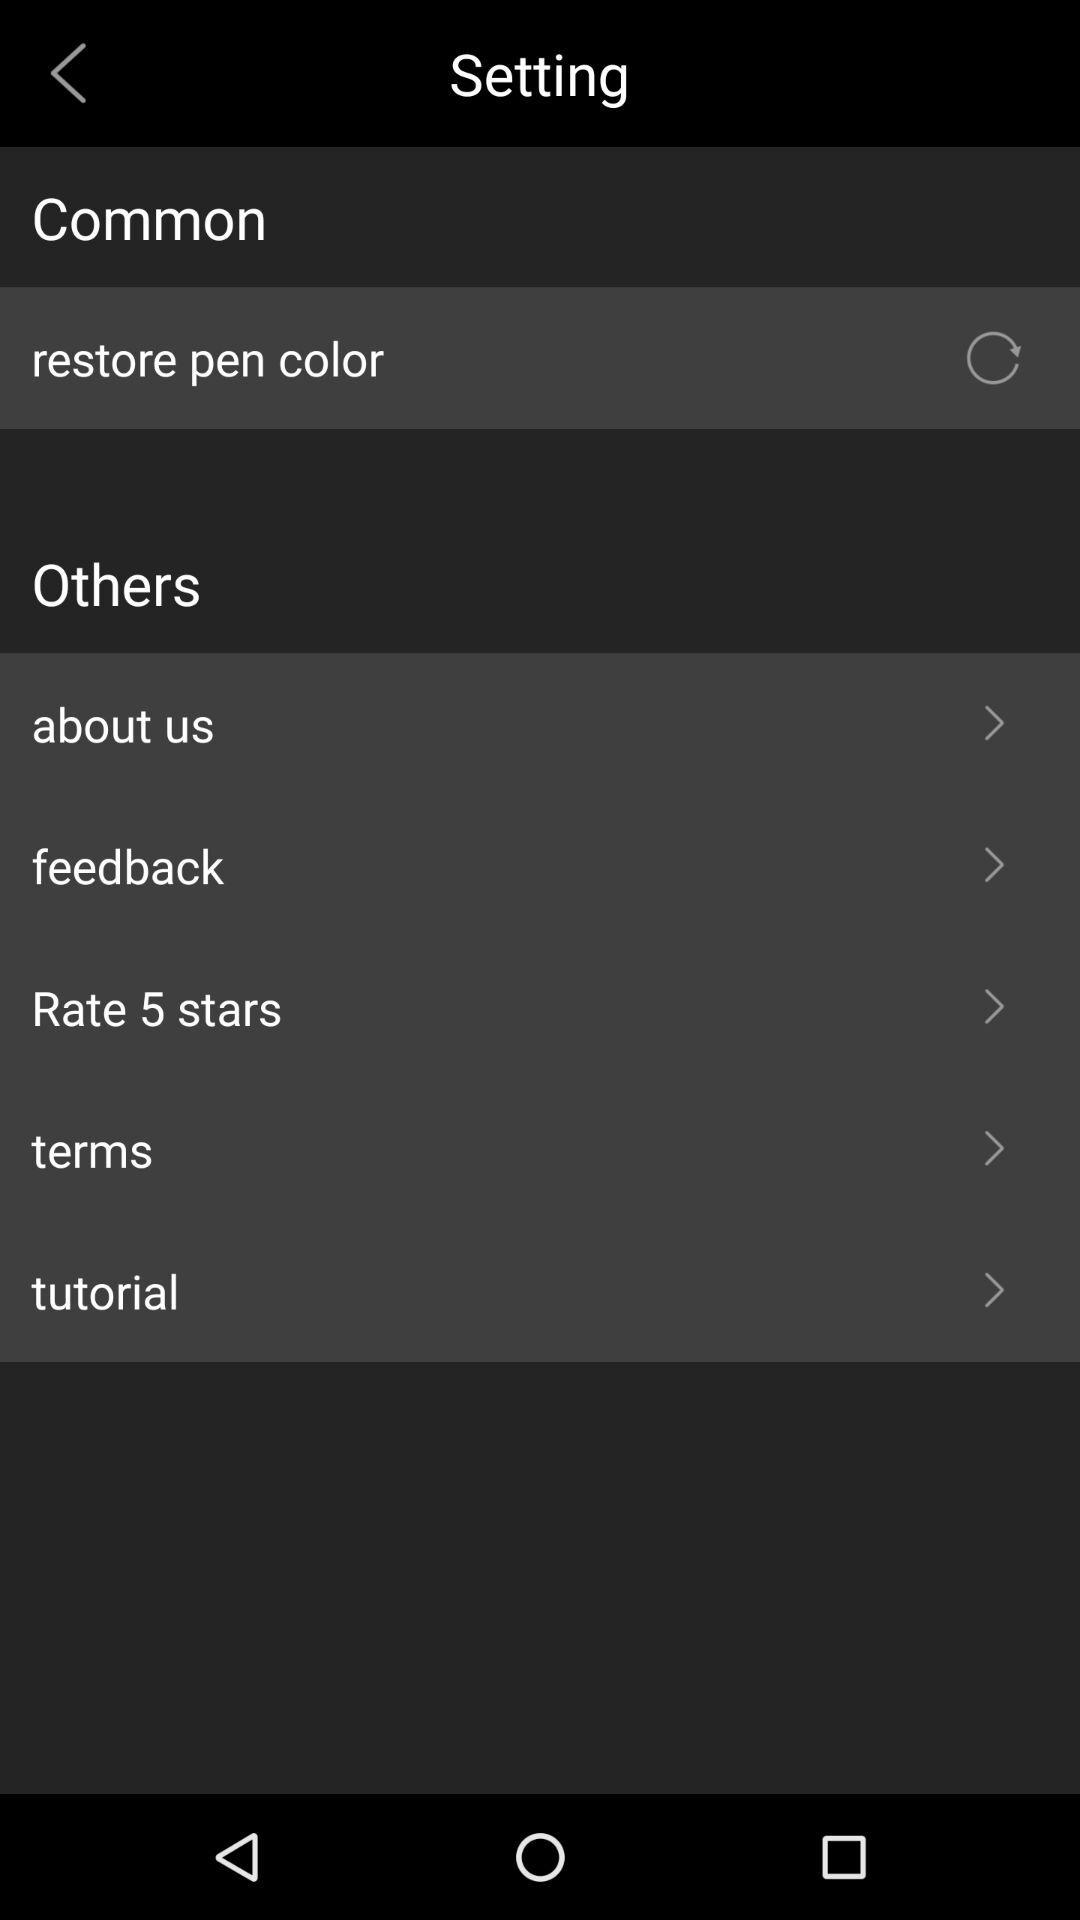 The height and width of the screenshot is (1920, 1080). What do you see at coordinates (75, 73) in the screenshot?
I see `icon to the left of setting` at bounding box center [75, 73].